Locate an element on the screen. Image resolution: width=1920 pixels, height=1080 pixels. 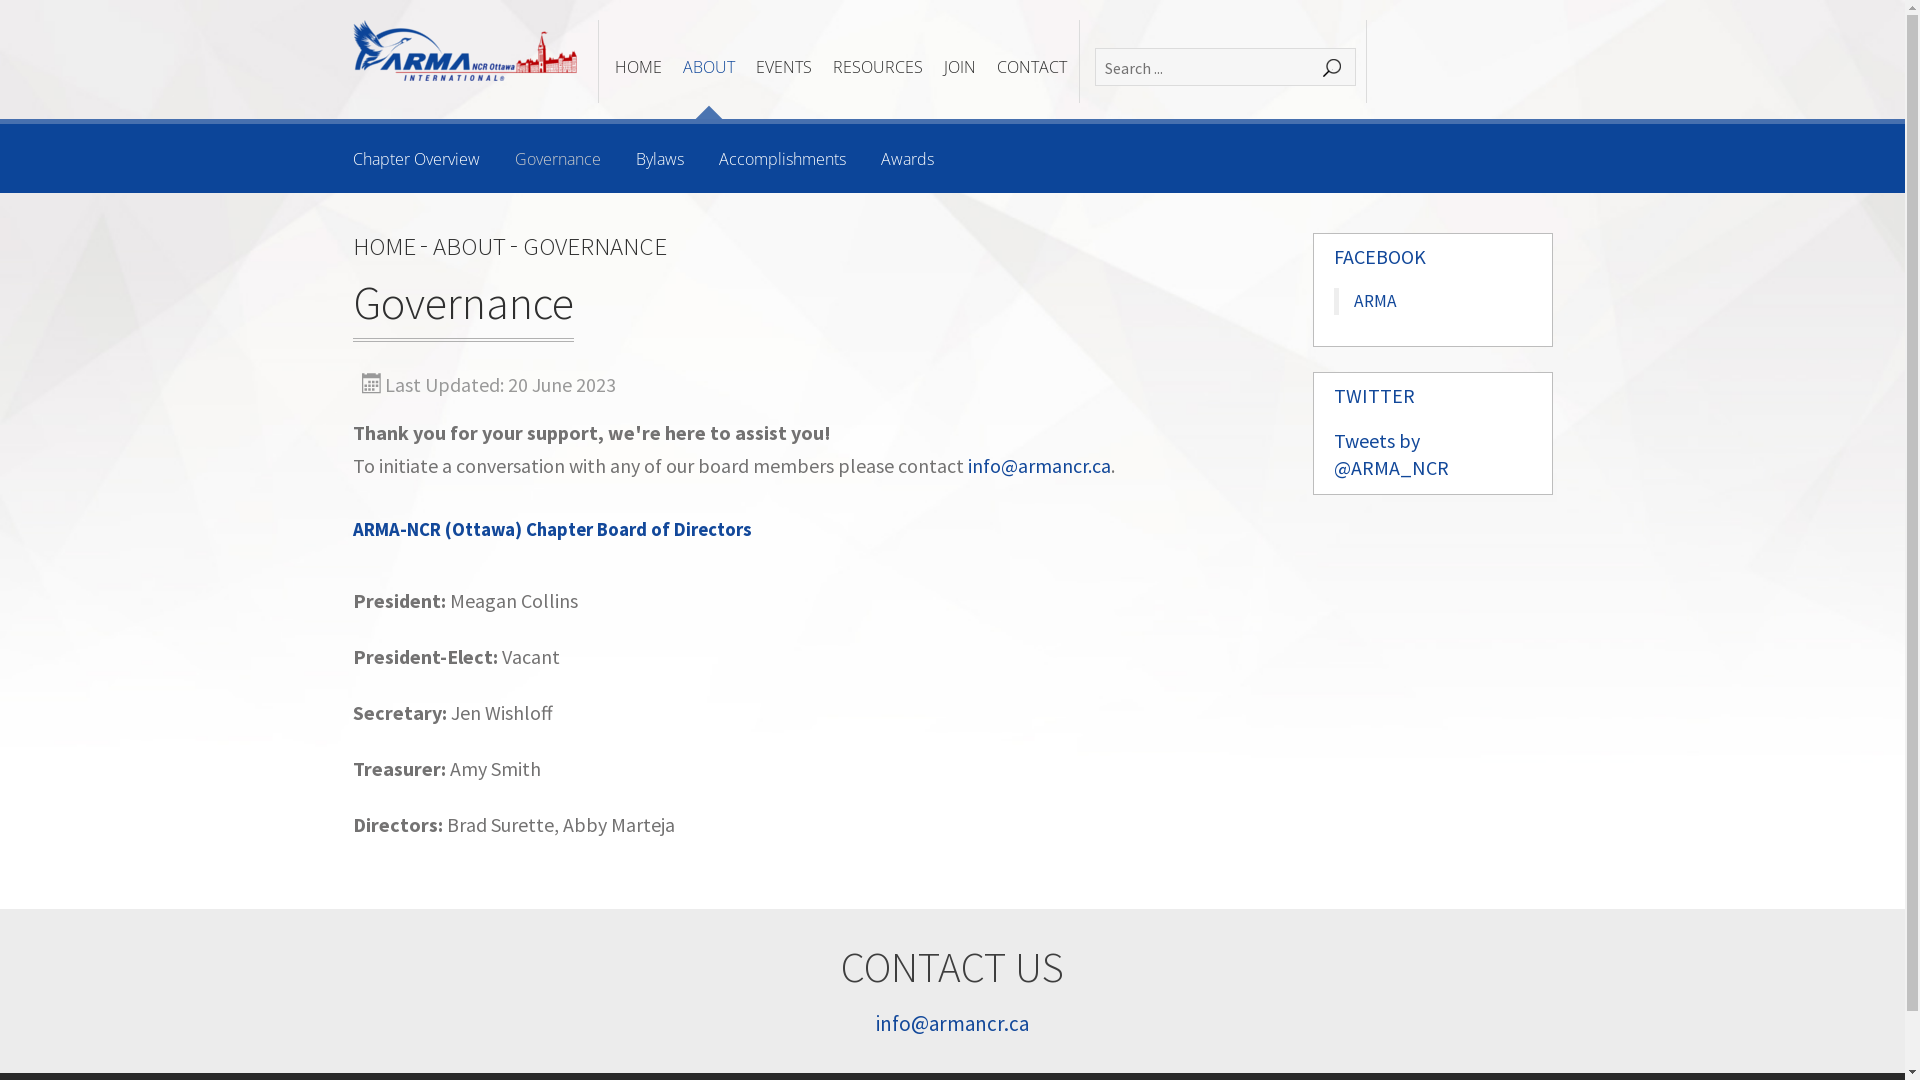
'ABOUT' is located at coordinates (708, 66).